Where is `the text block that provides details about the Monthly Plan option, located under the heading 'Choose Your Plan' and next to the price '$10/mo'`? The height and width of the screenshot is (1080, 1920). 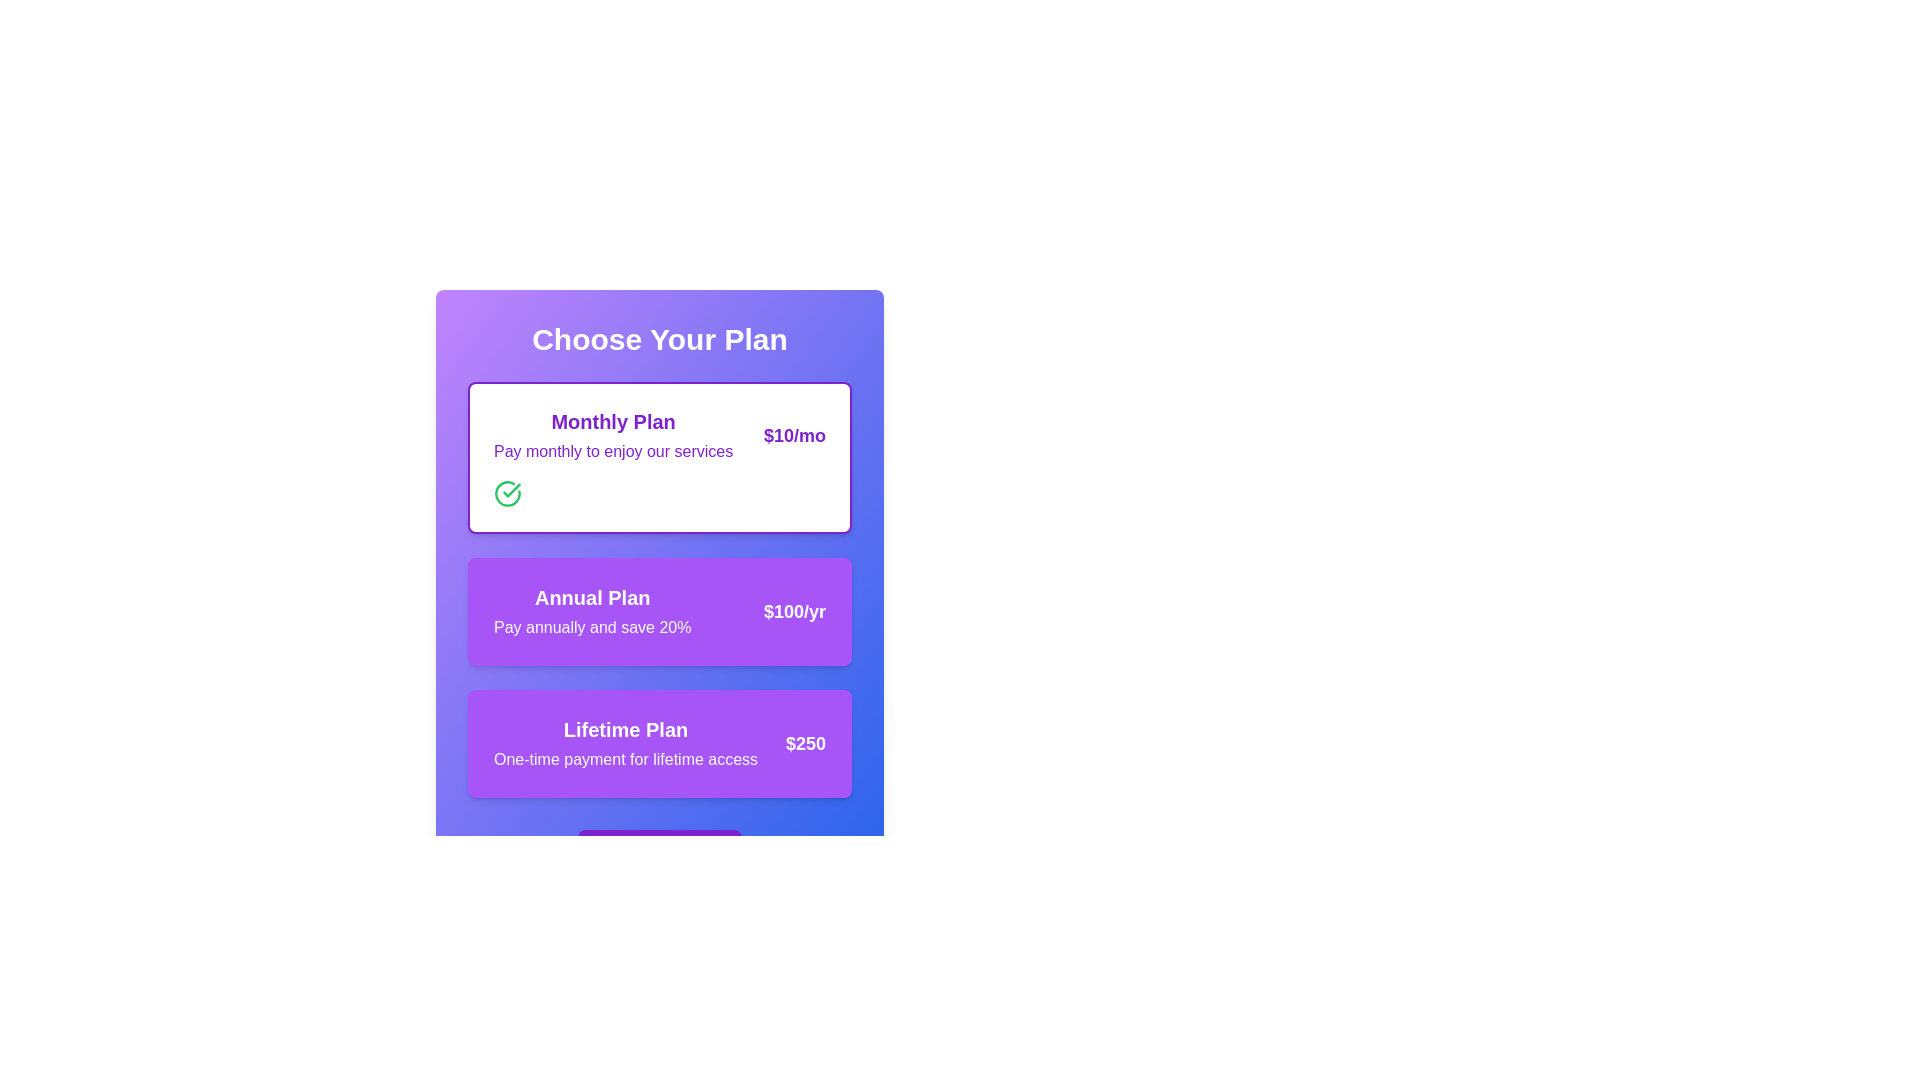 the text block that provides details about the Monthly Plan option, located under the heading 'Choose Your Plan' and next to the price '$10/mo' is located at coordinates (612, 434).